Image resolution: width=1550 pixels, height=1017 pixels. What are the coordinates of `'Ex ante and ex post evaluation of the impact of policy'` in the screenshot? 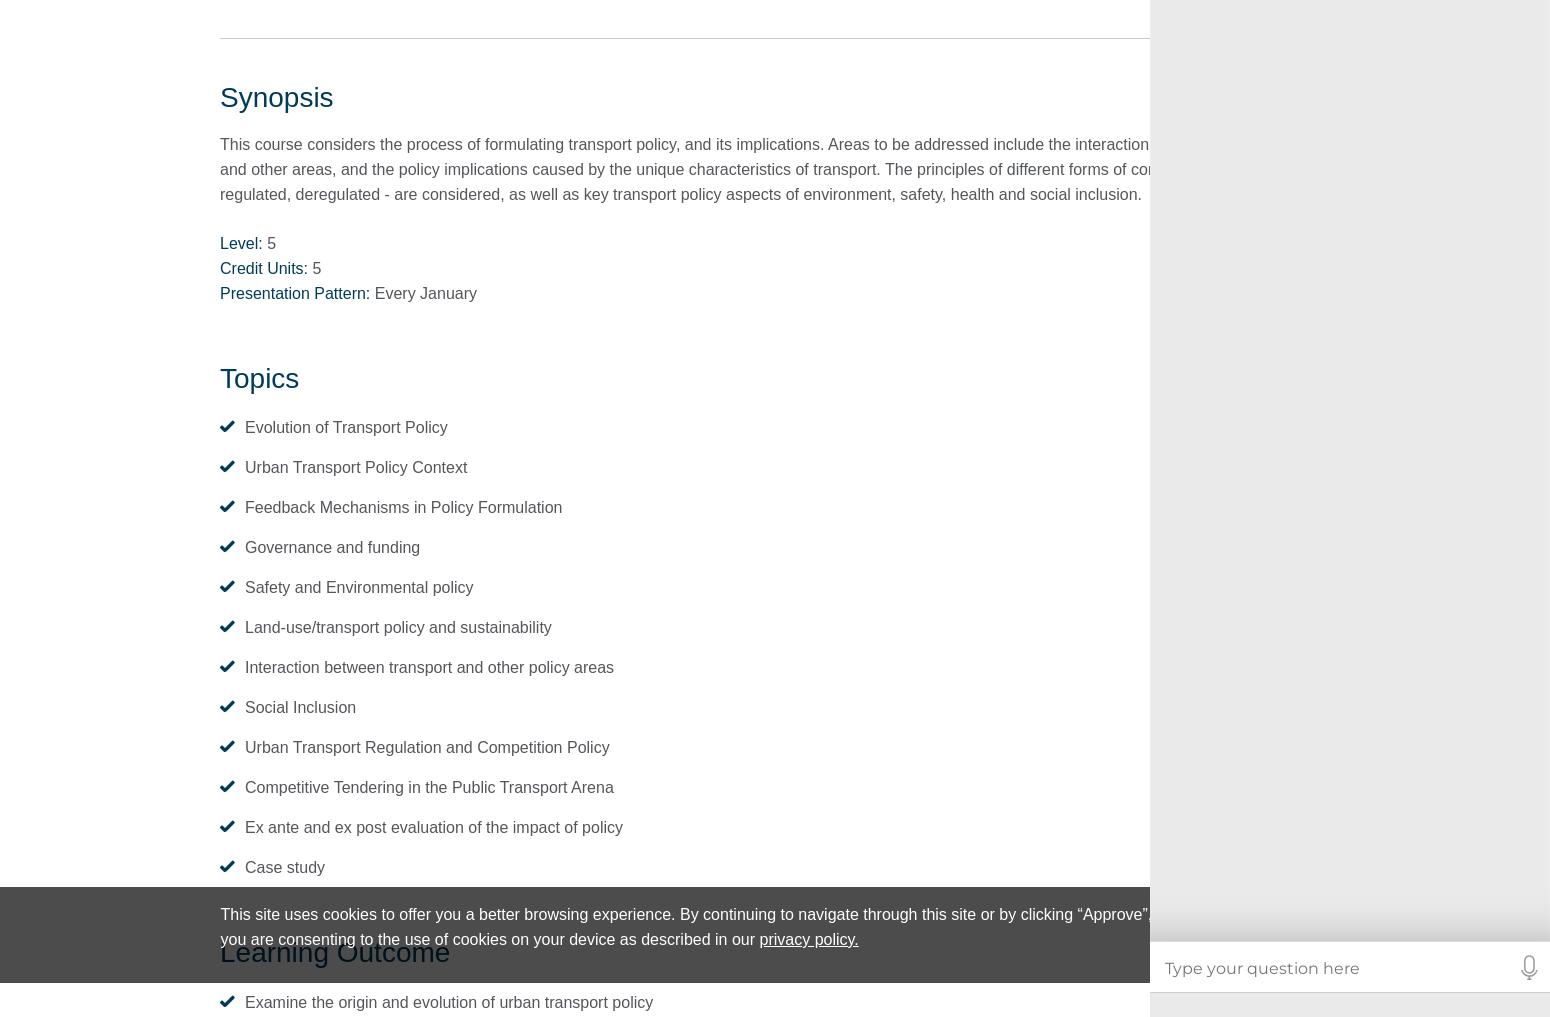 It's located at (434, 826).